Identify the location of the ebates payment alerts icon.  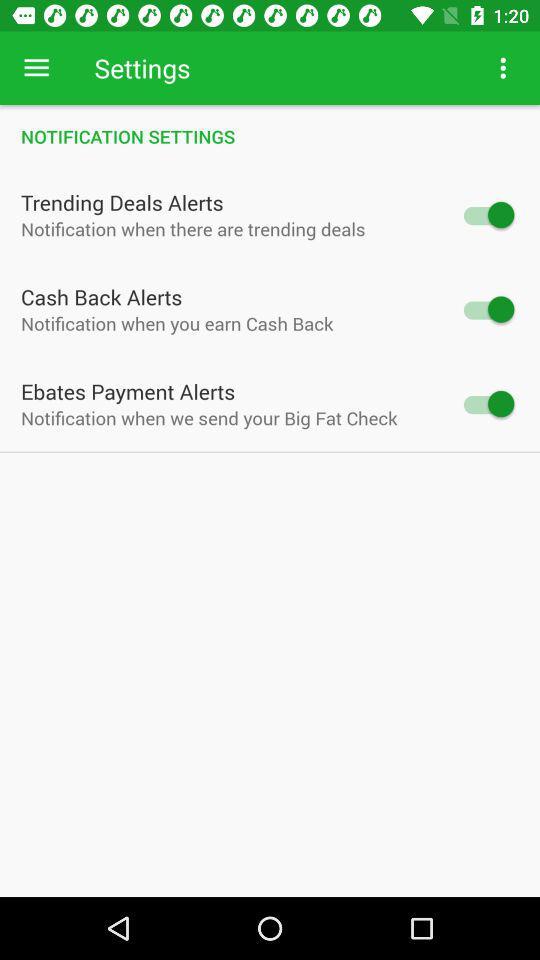
(128, 390).